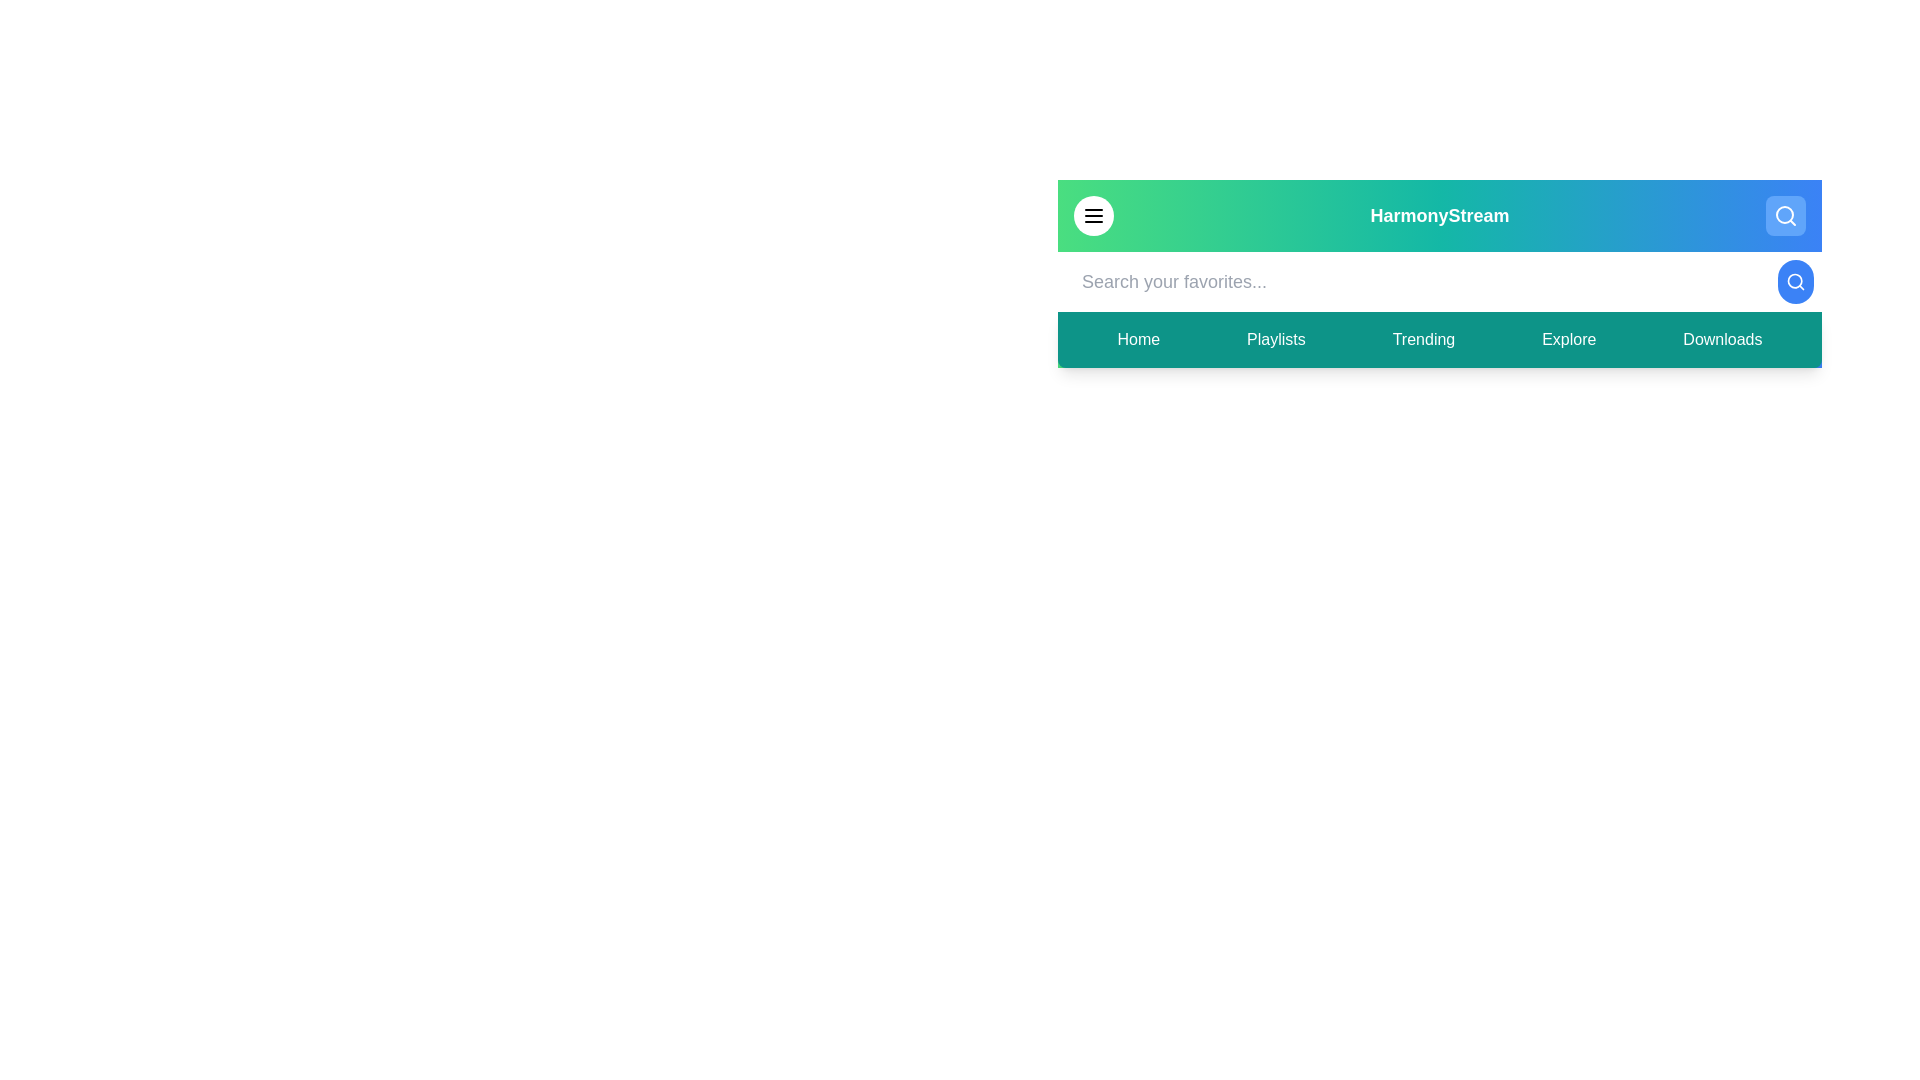 The width and height of the screenshot is (1920, 1080). What do you see at coordinates (1785, 216) in the screenshot?
I see `the search button to toggle the visibility of the search bar` at bounding box center [1785, 216].